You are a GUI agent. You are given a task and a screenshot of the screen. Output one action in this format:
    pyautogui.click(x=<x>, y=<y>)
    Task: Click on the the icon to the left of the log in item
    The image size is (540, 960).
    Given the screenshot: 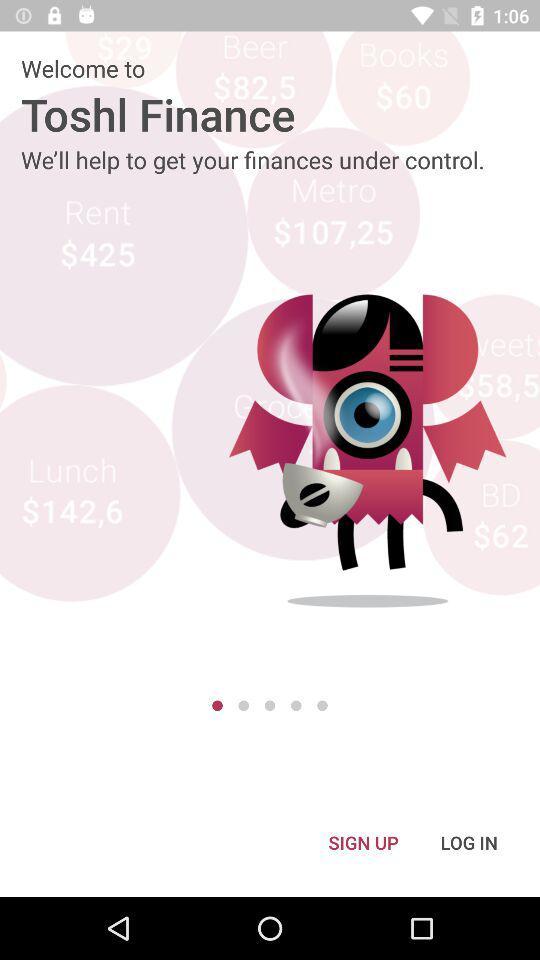 What is the action you would take?
    pyautogui.click(x=362, y=841)
    